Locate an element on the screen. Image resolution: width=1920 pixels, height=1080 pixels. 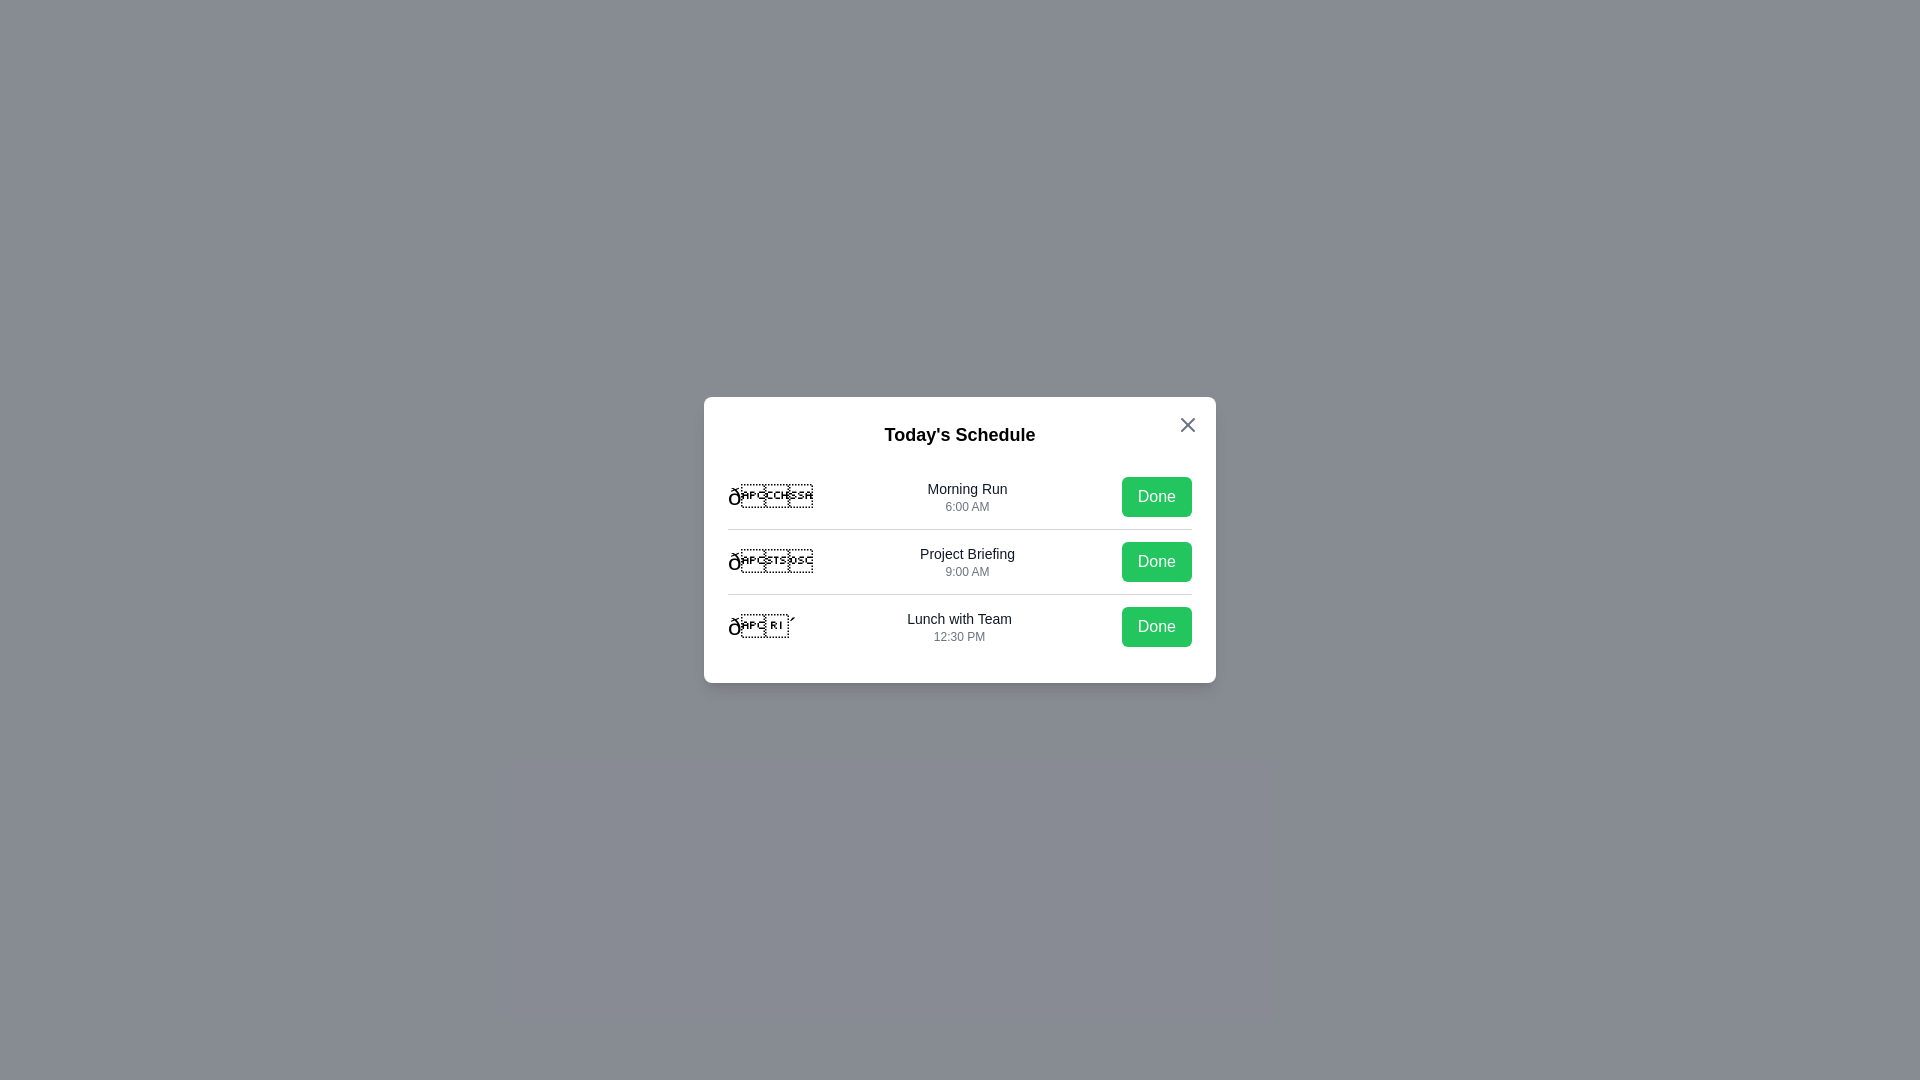
'Done' button for the task 'Project Briefing' is located at coordinates (1156, 562).